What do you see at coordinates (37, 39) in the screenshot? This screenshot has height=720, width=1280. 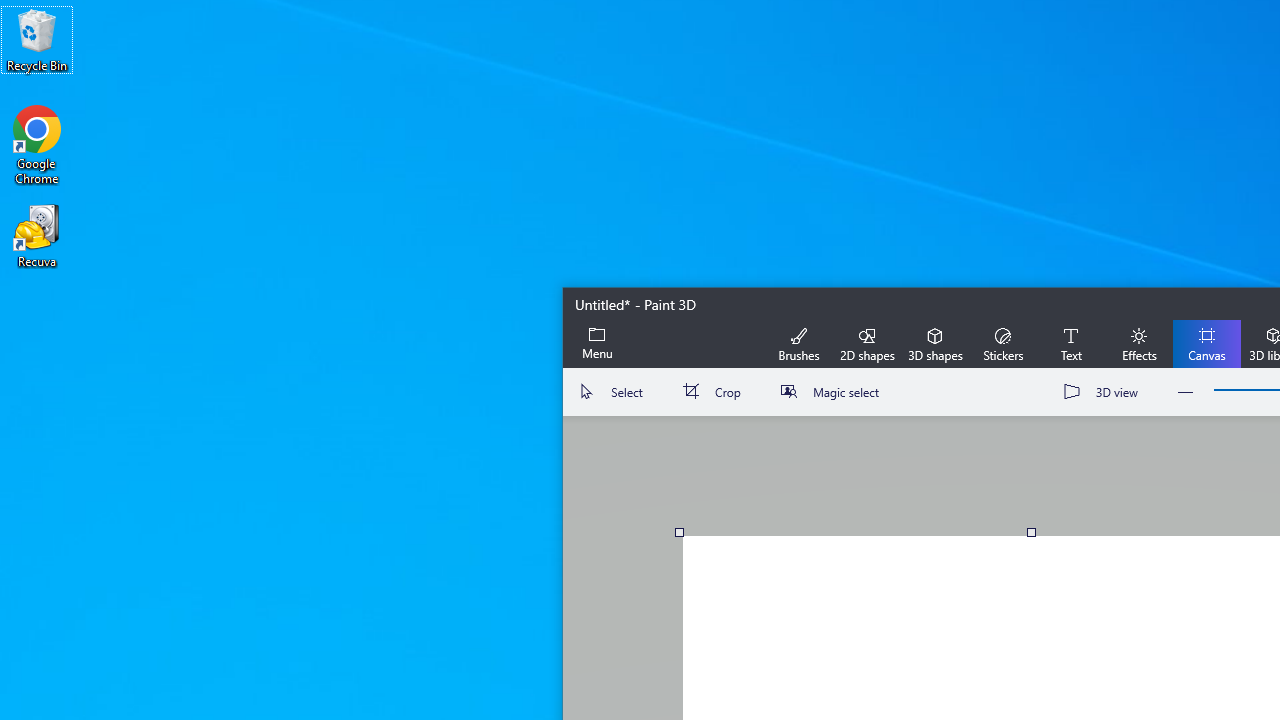 I see `'Recycle Bin'` at bounding box center [37, 39].